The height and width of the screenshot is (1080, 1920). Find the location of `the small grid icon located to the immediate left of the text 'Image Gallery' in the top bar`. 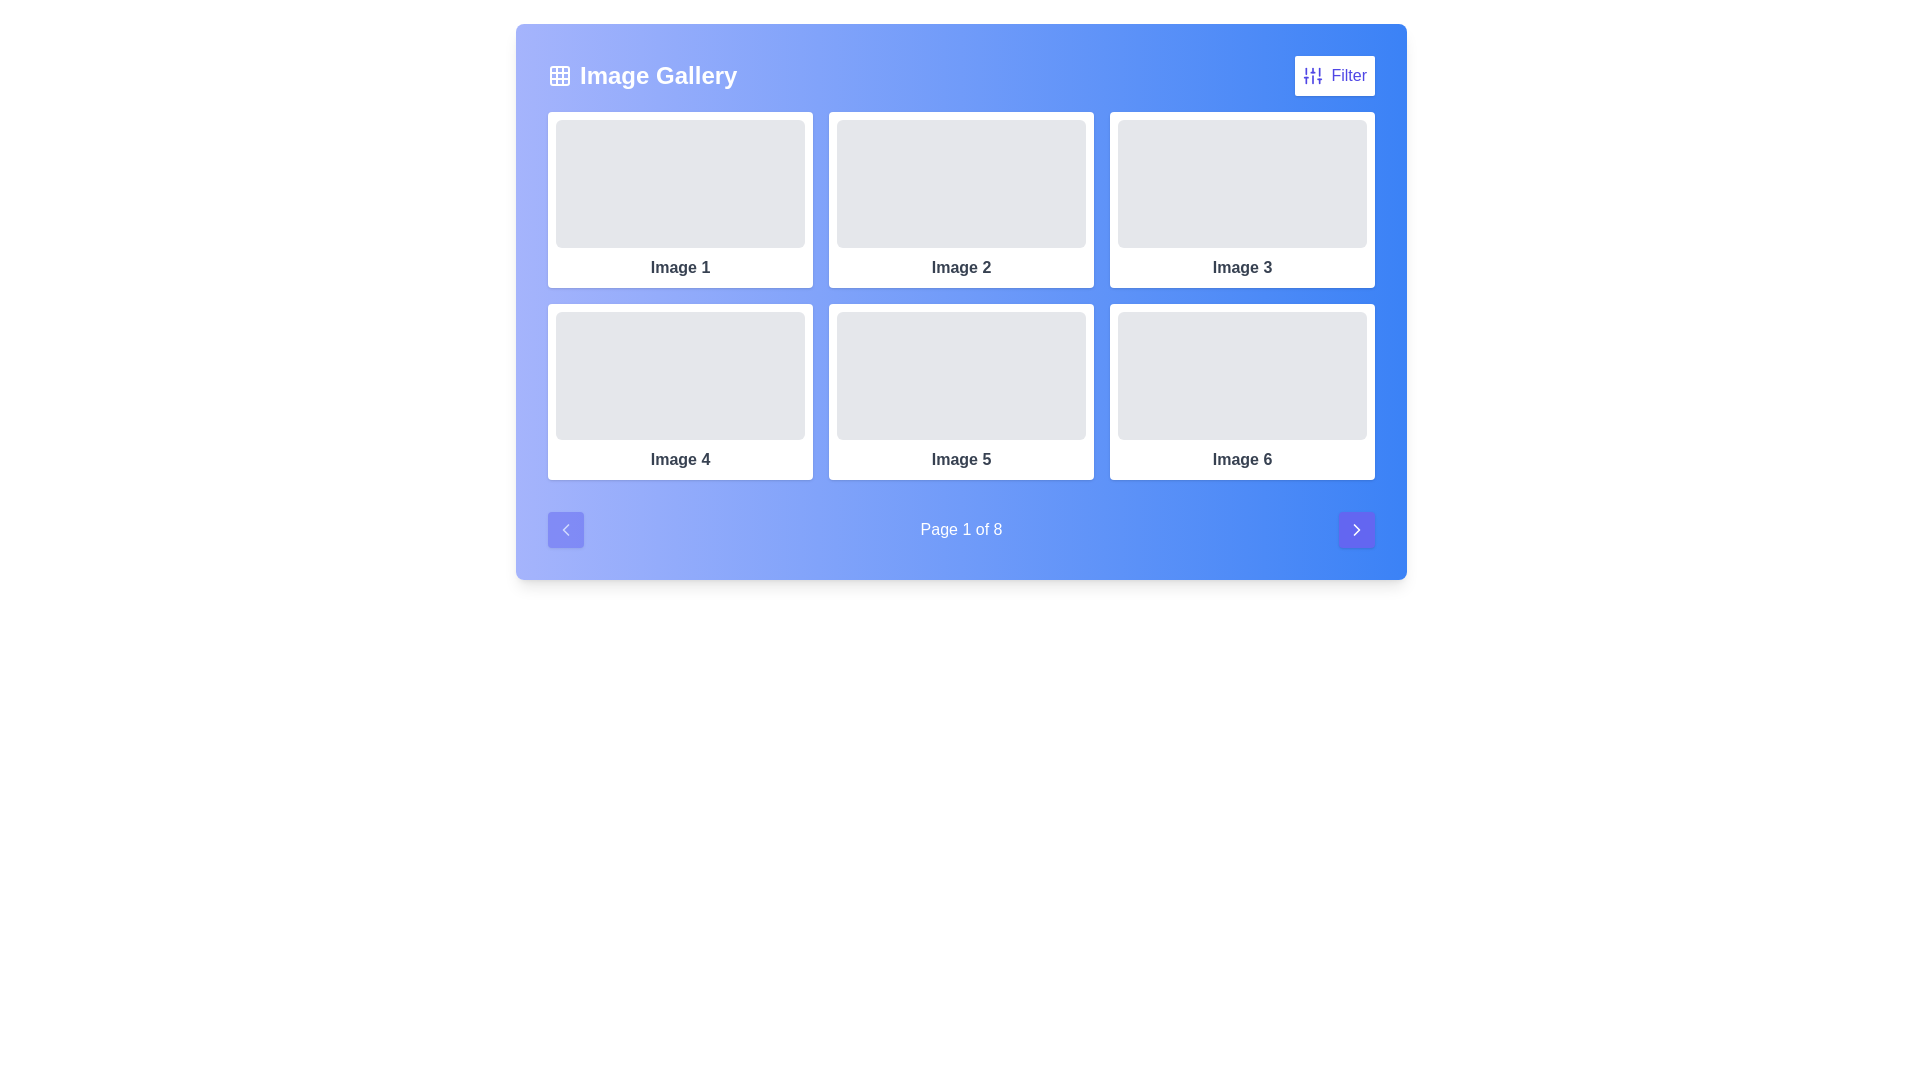

the small grid icon located to the immediate left of the text 'Image Gallery' in the top bar is located at coordinates (560, 75).